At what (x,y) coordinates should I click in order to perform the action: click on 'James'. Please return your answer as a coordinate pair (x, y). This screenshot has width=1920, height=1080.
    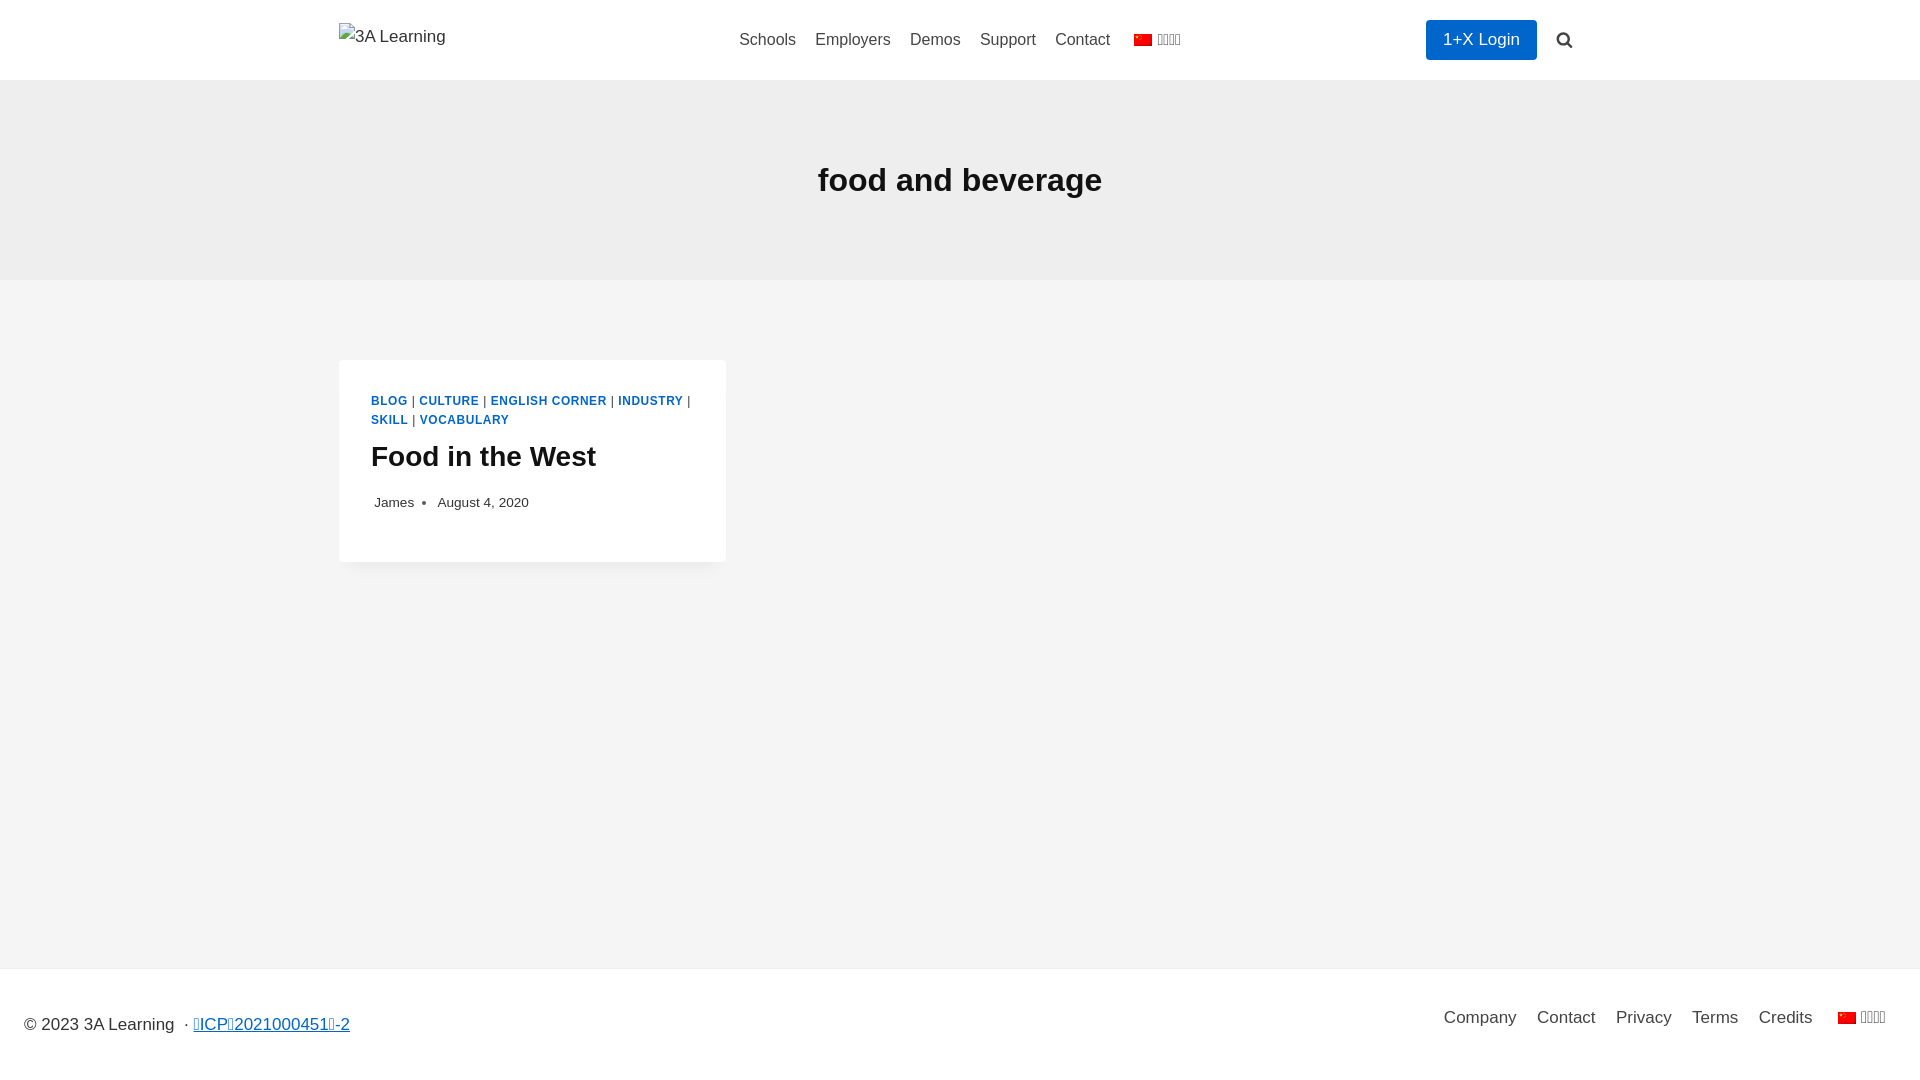
    Looking at the image, I should click on (393, 501).